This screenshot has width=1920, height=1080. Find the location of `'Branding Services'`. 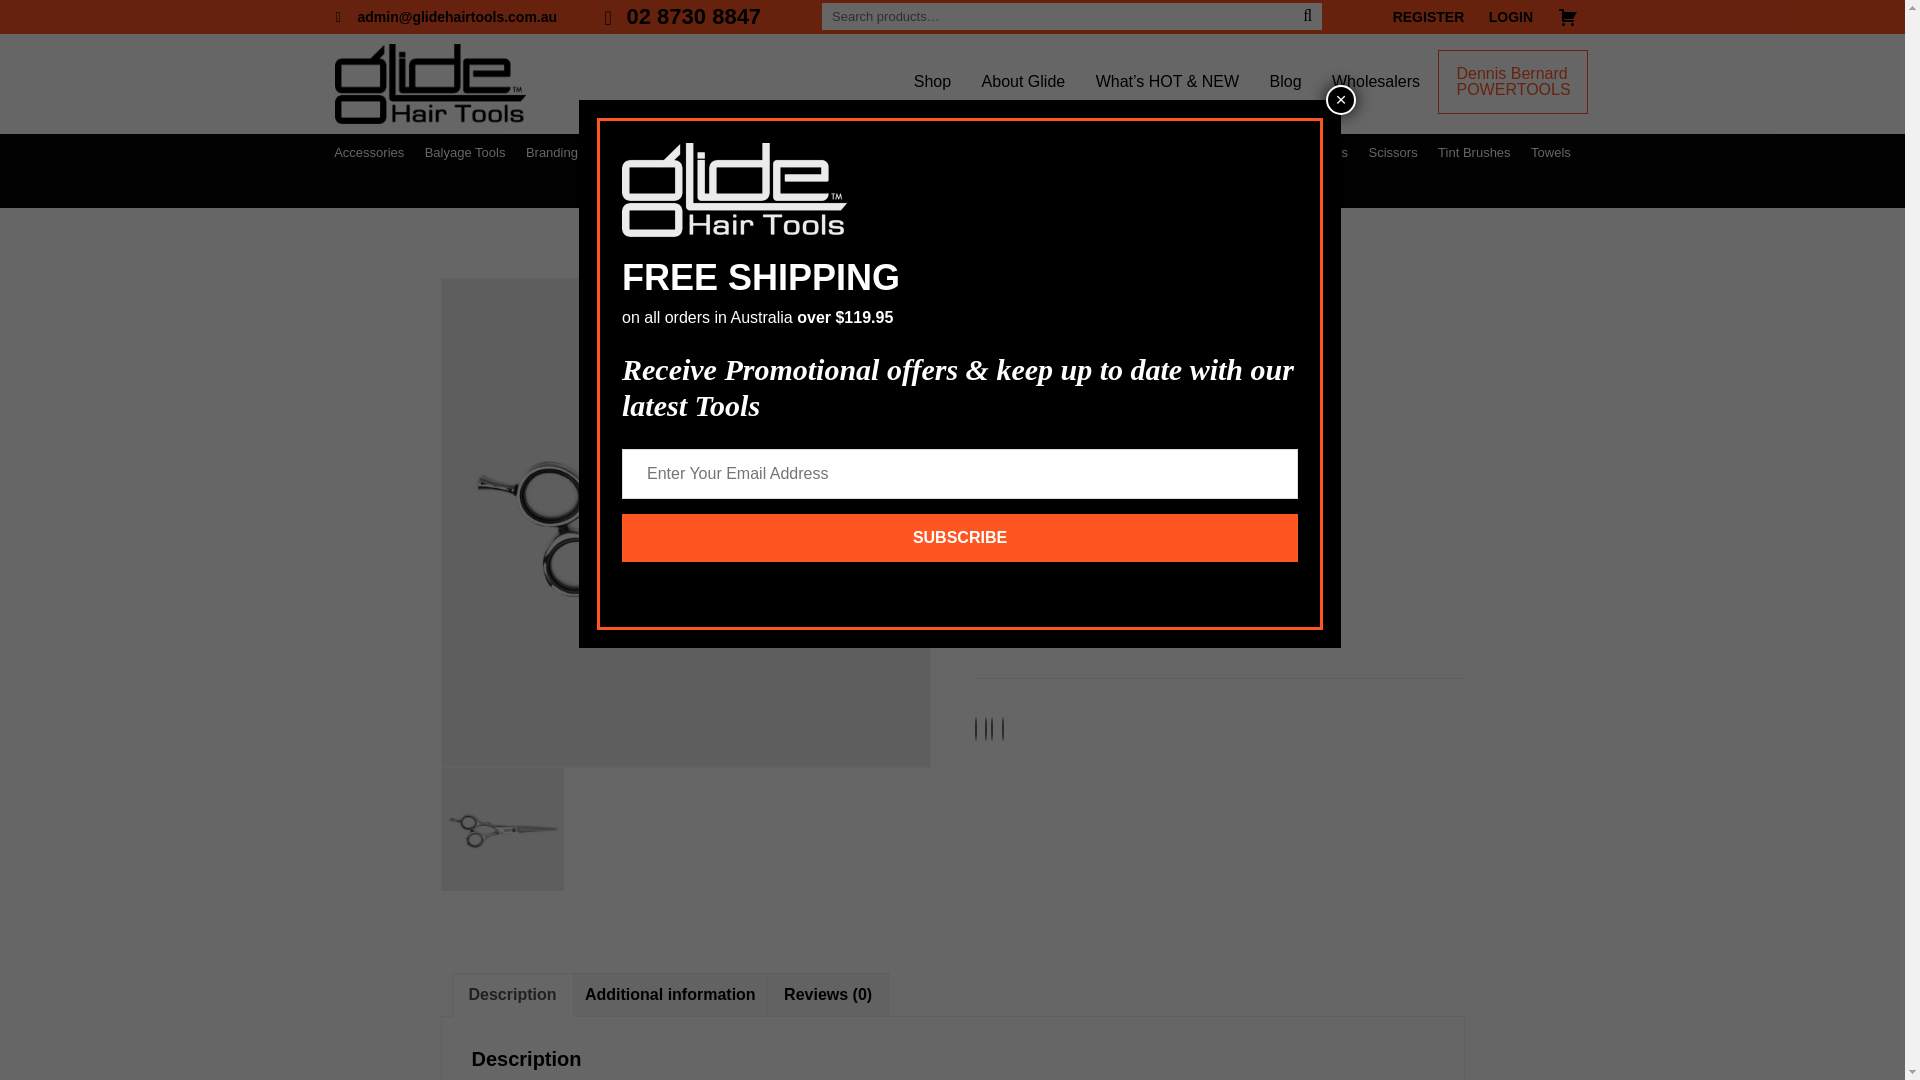

'Branding Services' is located at coordinates (578, 151).